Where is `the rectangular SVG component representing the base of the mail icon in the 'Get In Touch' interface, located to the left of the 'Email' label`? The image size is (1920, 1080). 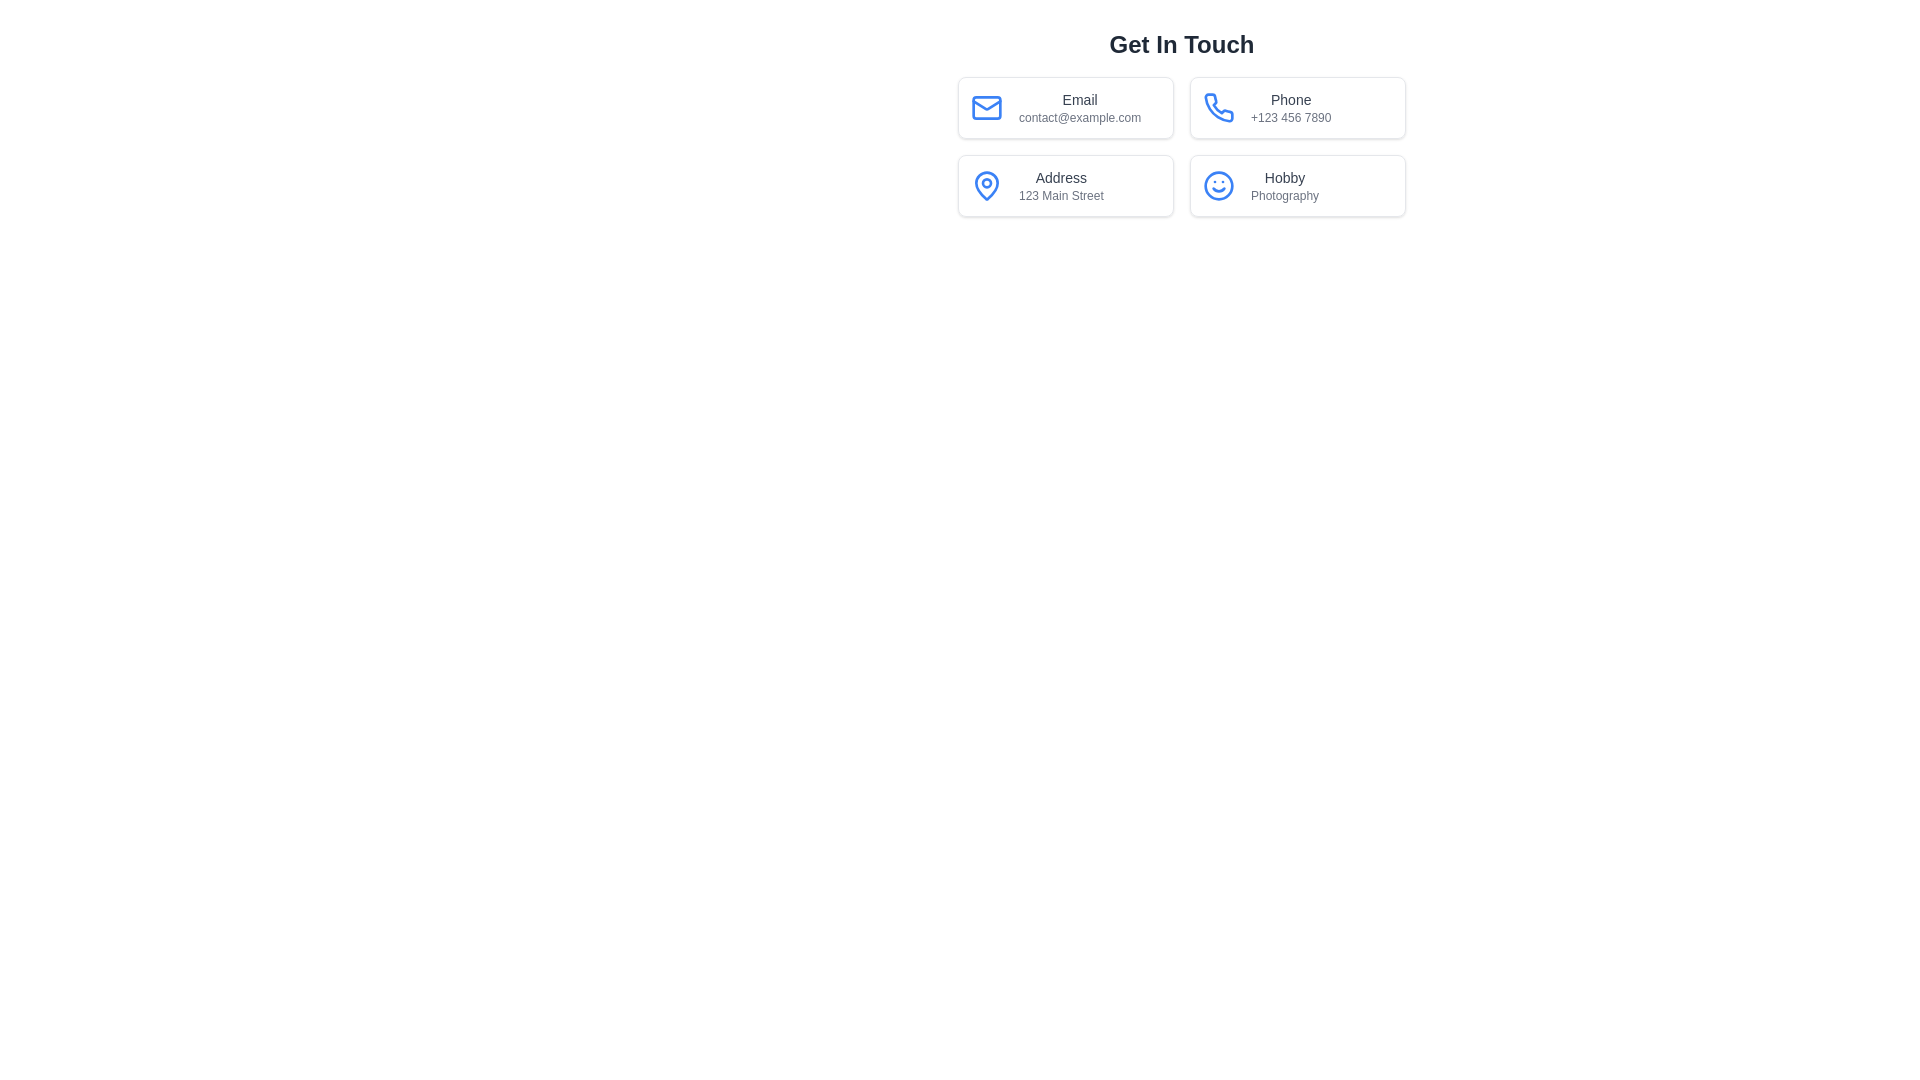 the rectangular SVG component representing the base of the mail icon in the 'Get In Touch' interface, located to the left of the 'Email' label is located at coordinates (987, 108).